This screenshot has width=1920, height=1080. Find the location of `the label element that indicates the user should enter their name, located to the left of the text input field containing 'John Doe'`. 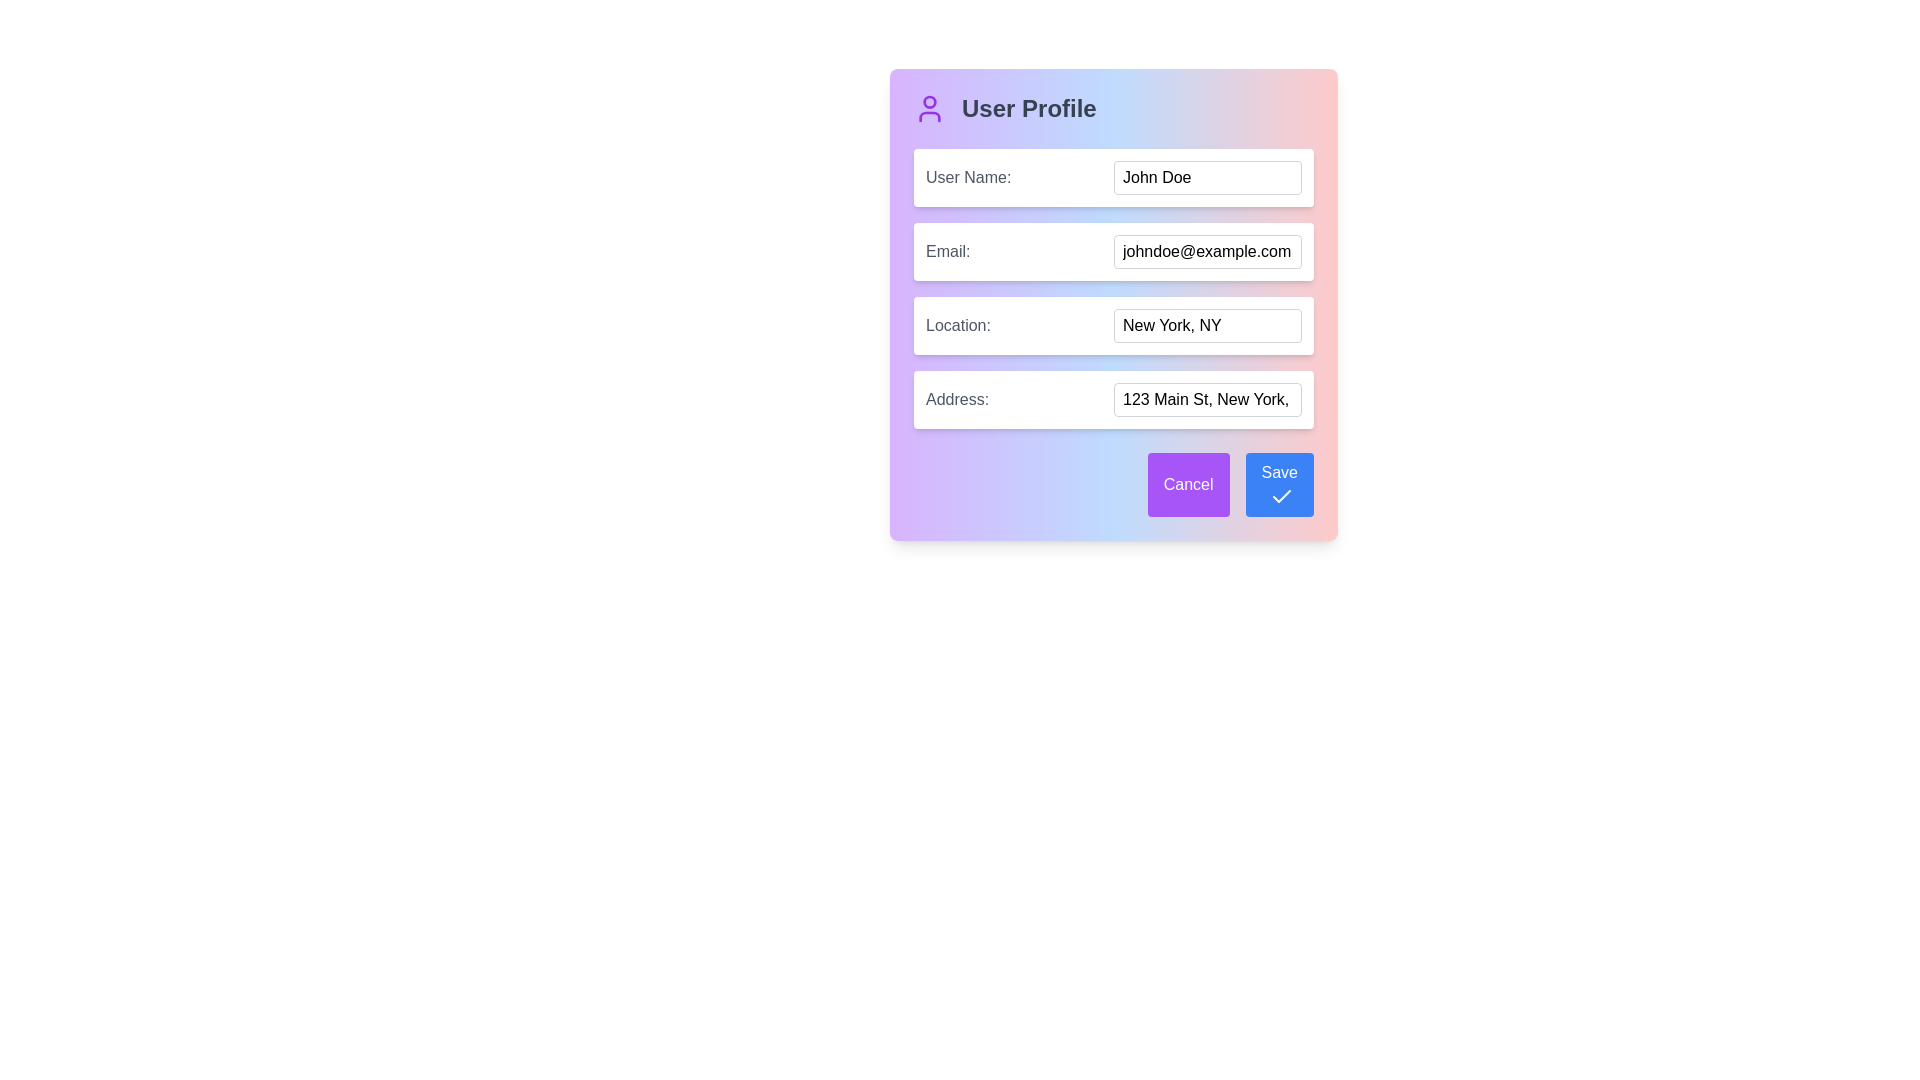

the label element that indicates the user should enter their name, located to the left of the text input field containing 'John Doe' is located at coordinates (968, 176).